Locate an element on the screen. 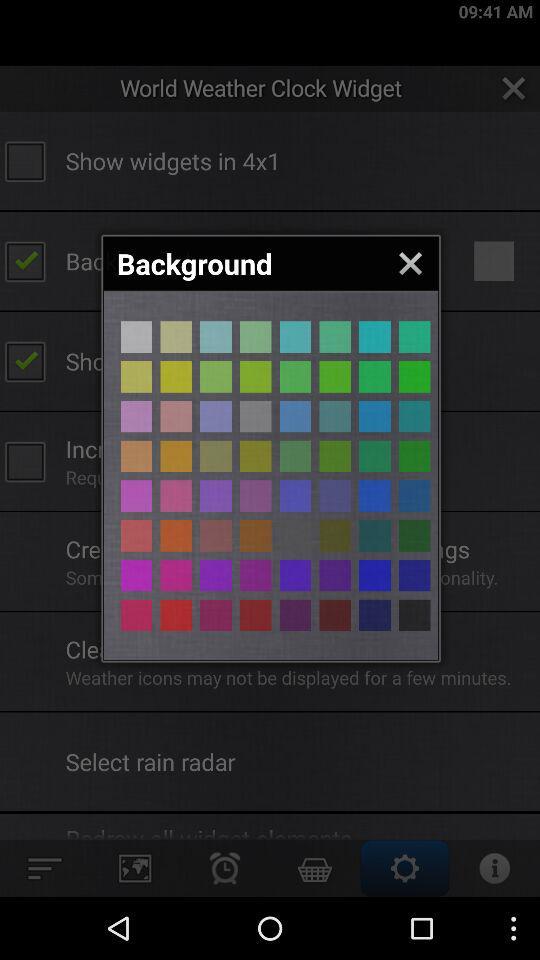  color button is located at coordinates (374, 456).